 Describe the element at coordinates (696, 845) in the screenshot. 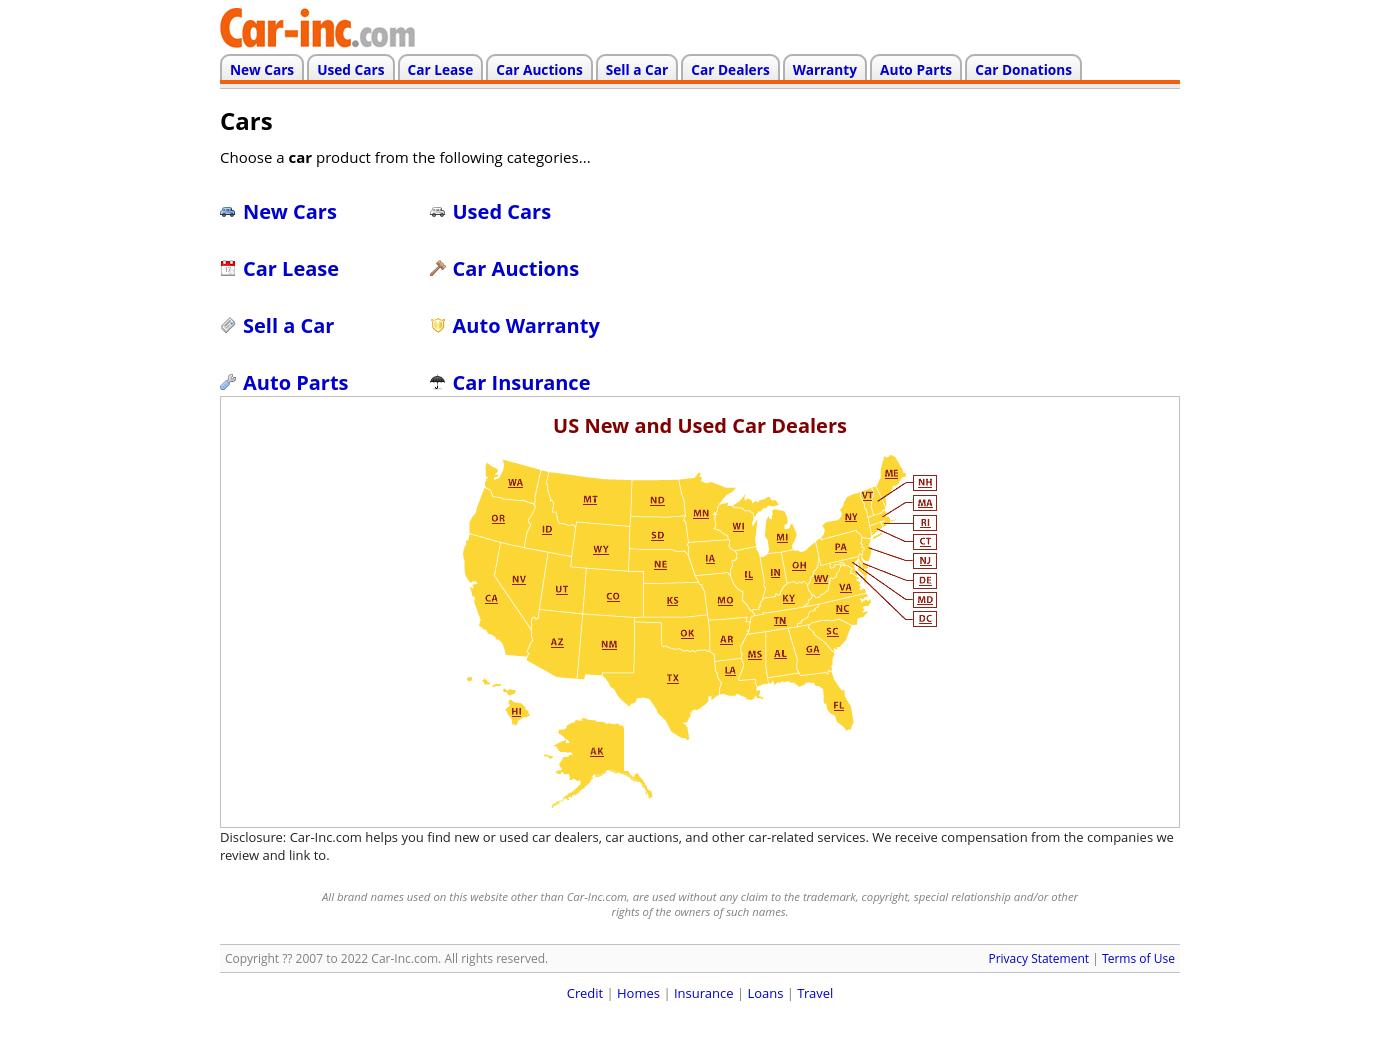

I see `'Disclosure: Car-Inc.com helps you find new or used car dealers, car auctions, and other car-related services. We receive compensation from the companies we review and link to.'` at that location.